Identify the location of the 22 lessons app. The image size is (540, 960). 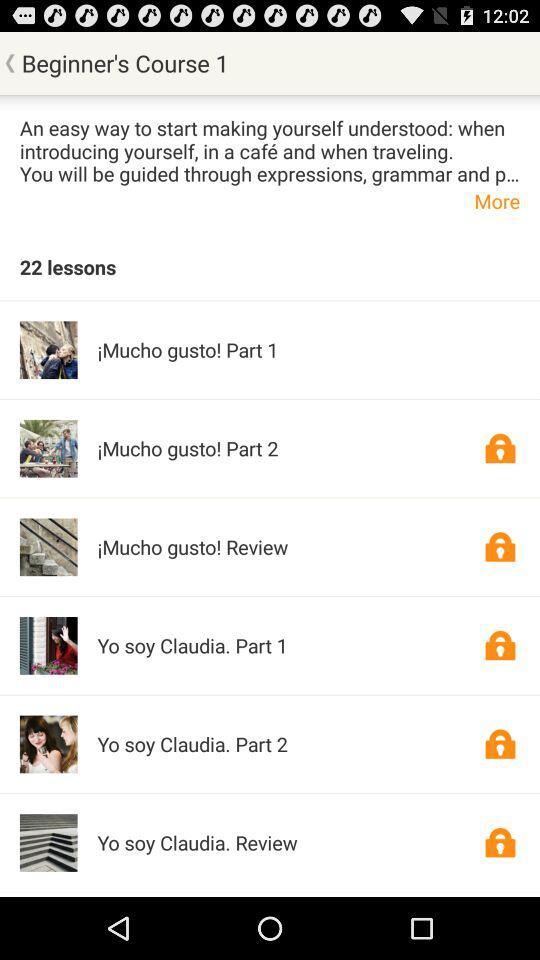
(67, 265).